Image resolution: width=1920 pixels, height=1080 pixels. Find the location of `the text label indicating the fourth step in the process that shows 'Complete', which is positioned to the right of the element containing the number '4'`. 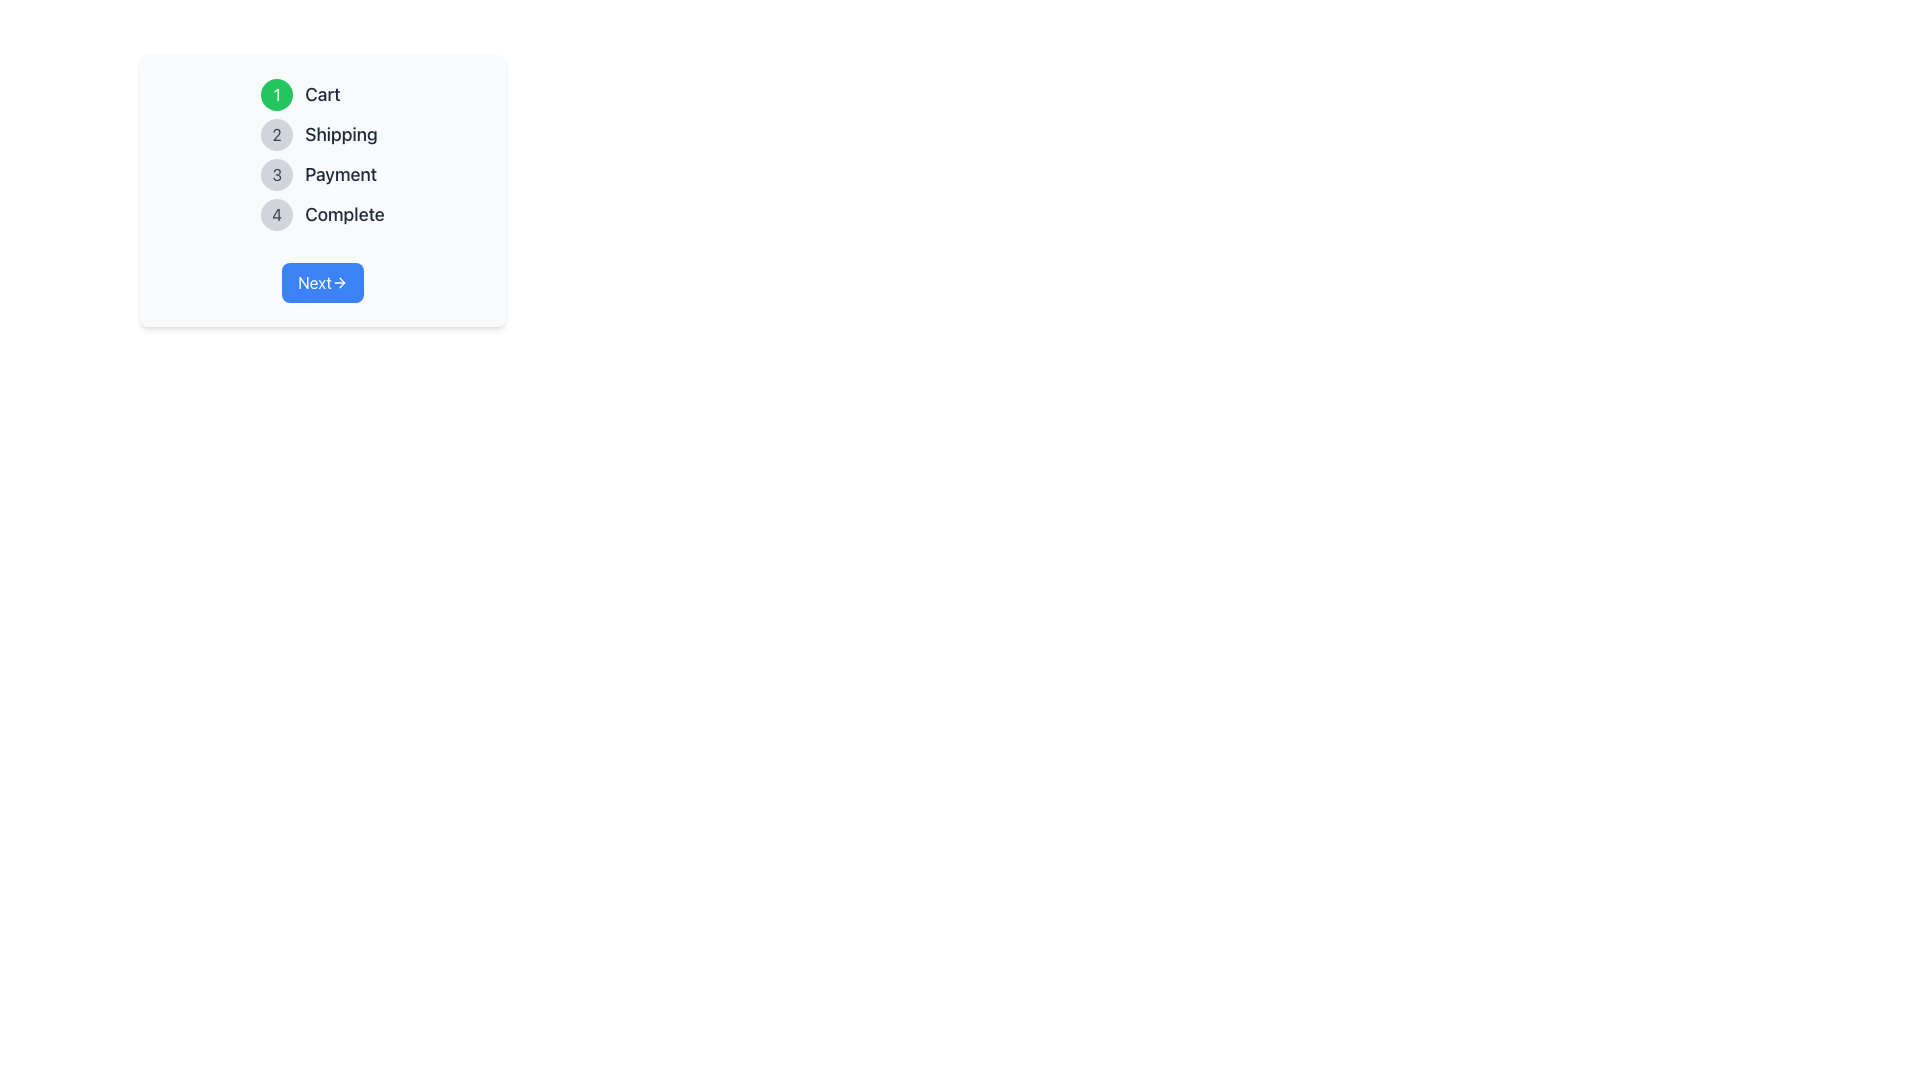

the text label indicating the fourth step in the process that shows 'Complete', which is positioned to the right of the element containing the number '4' is located at coordinates (345, 215).